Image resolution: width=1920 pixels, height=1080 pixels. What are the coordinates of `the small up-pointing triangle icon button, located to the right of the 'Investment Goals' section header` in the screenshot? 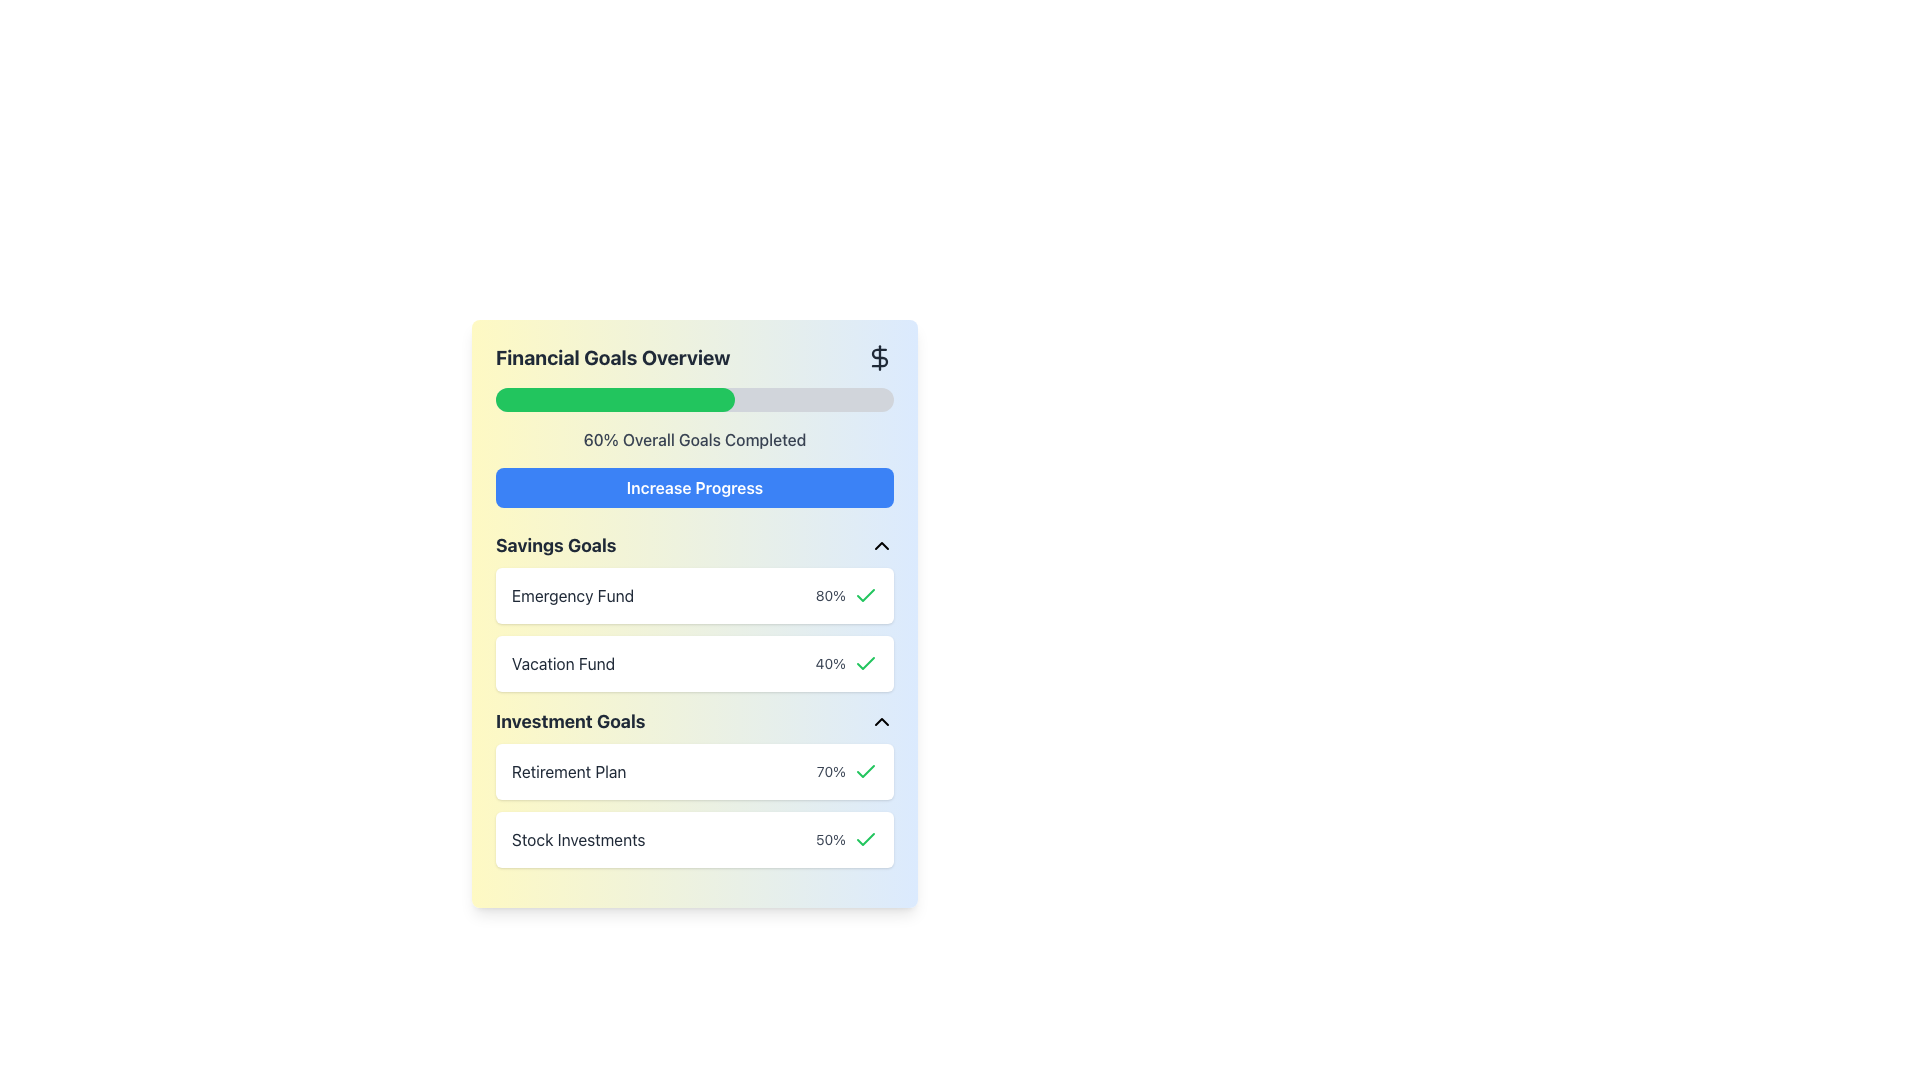 It's located at (881, 721).